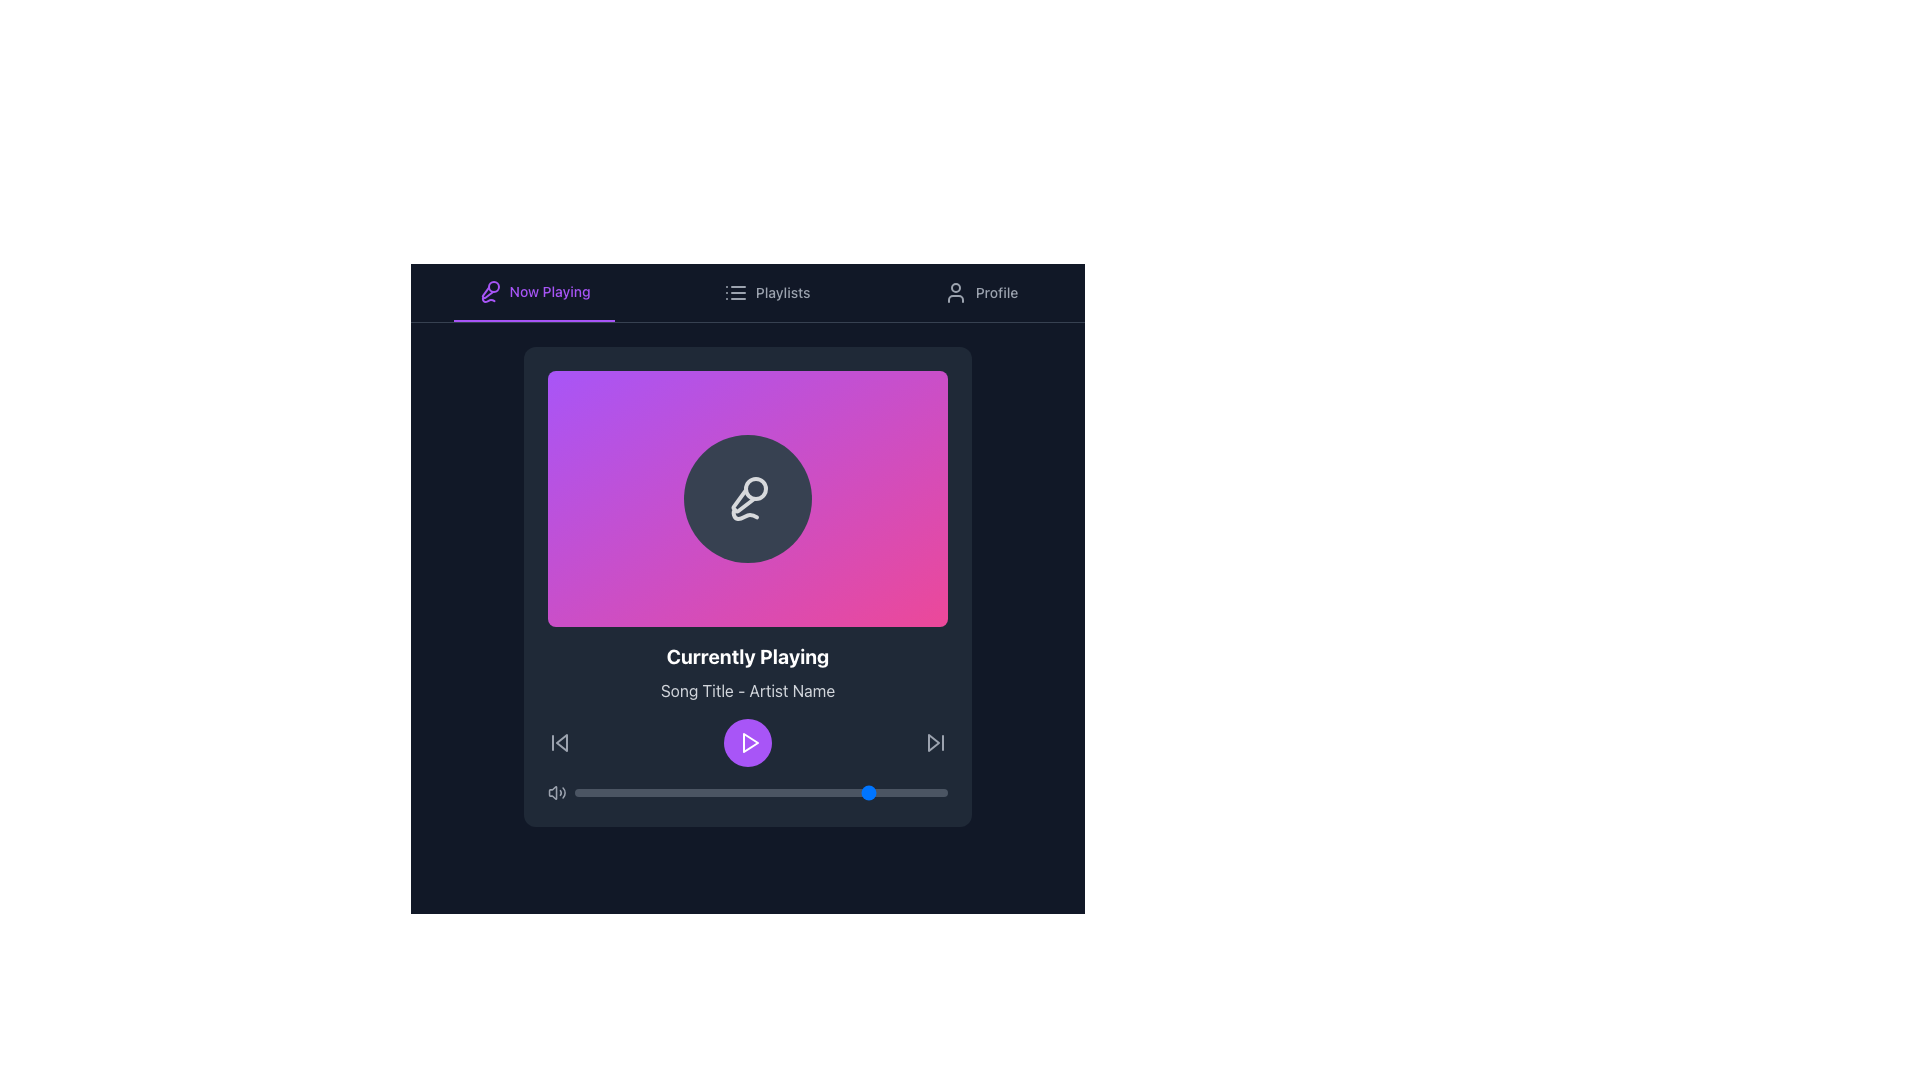 This screenshot has height=1080, width=1920. What do you see at coordinates (749, 743) in the screenshot?
I see `the play icon in the music player interface` at bounding box center [749, 743].